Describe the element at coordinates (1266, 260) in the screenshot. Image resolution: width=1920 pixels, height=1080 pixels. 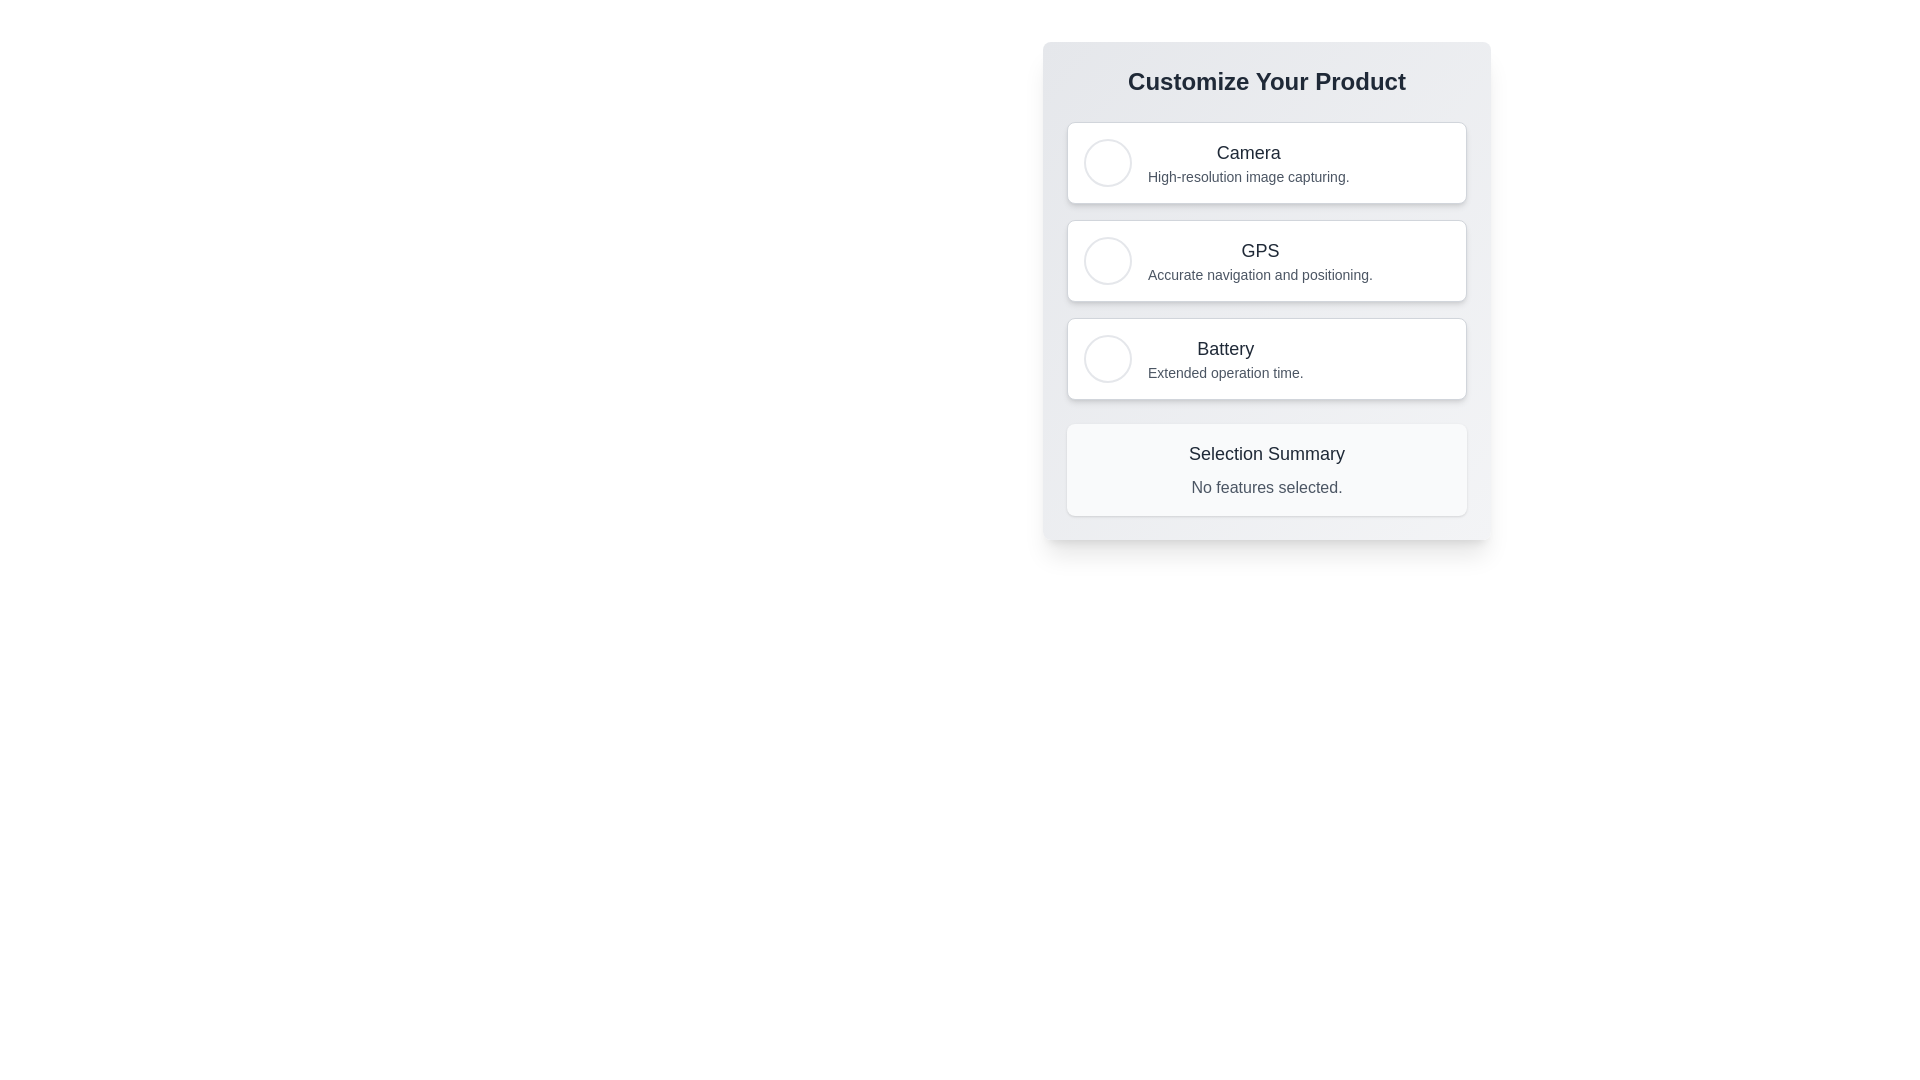
I see `the GPS feature selection card` at that location.